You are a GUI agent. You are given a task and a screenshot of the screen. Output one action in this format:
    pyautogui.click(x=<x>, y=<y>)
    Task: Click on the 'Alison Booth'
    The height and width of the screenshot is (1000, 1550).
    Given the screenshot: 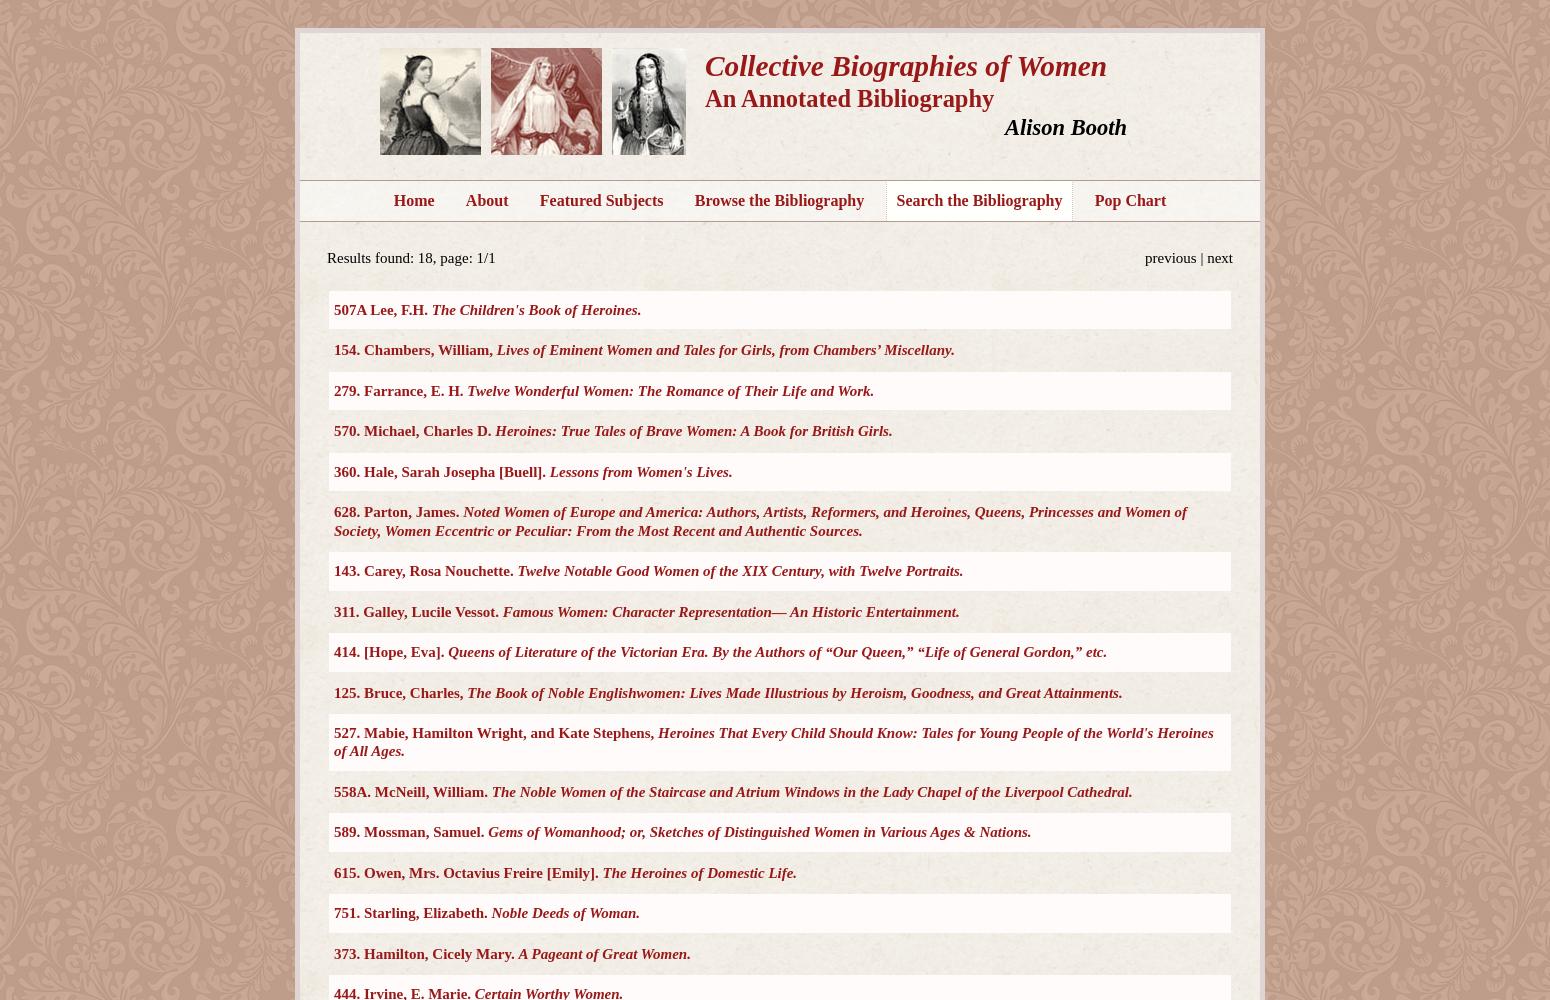 What is the action you would take?
    pyautogui.click(x=1065, y=127)
    